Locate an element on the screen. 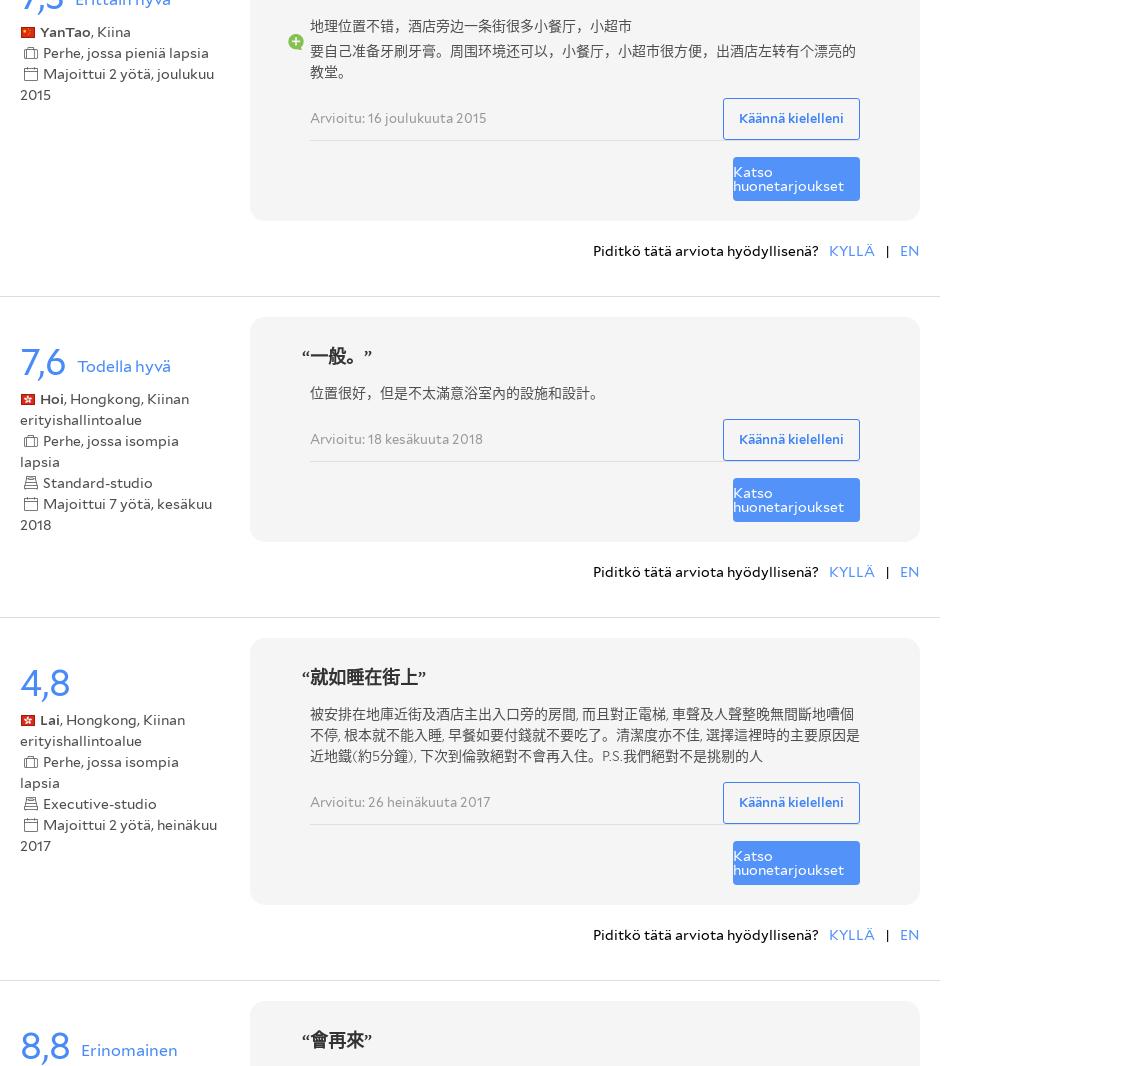 This screenshot has height=1066, width=1132. 'Executive-studio' is located at coordinates (98, 803).